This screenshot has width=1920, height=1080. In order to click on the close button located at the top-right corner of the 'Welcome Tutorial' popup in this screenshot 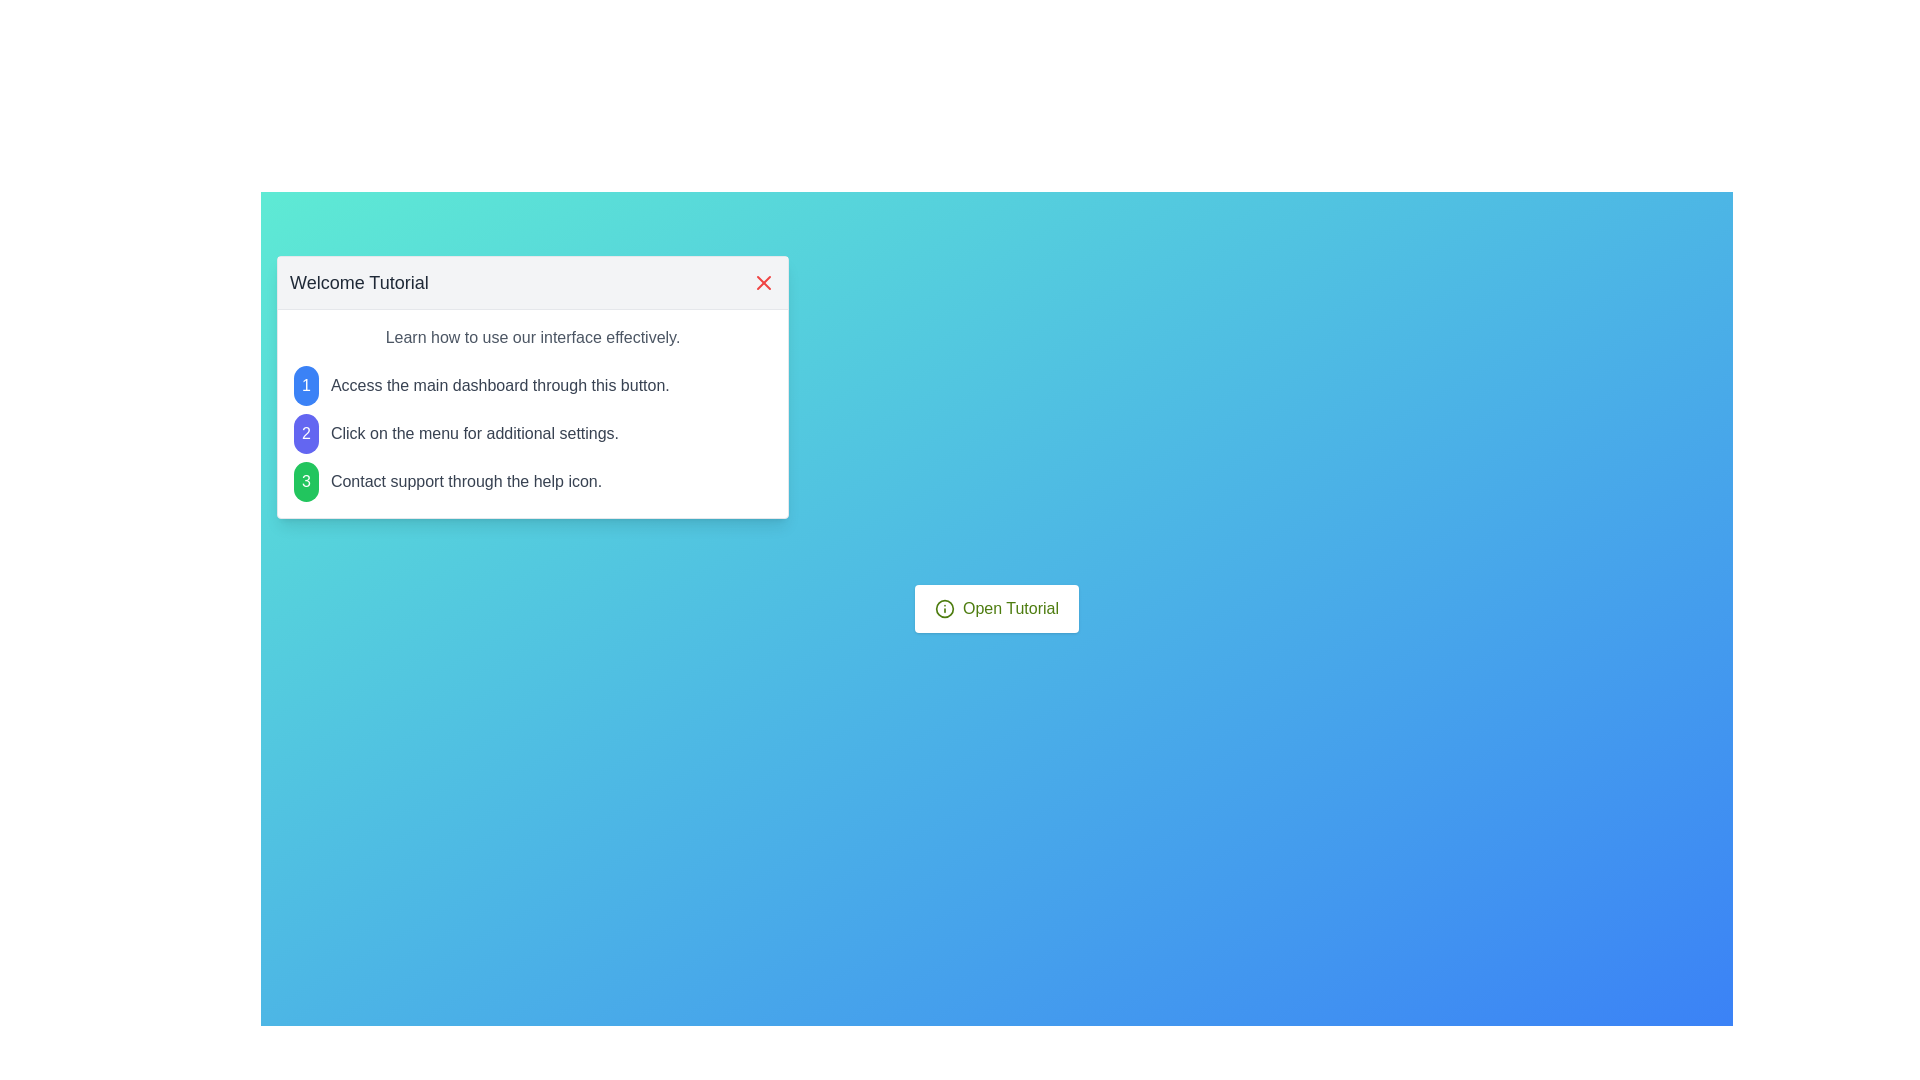, I will do `click(762, 282)`.